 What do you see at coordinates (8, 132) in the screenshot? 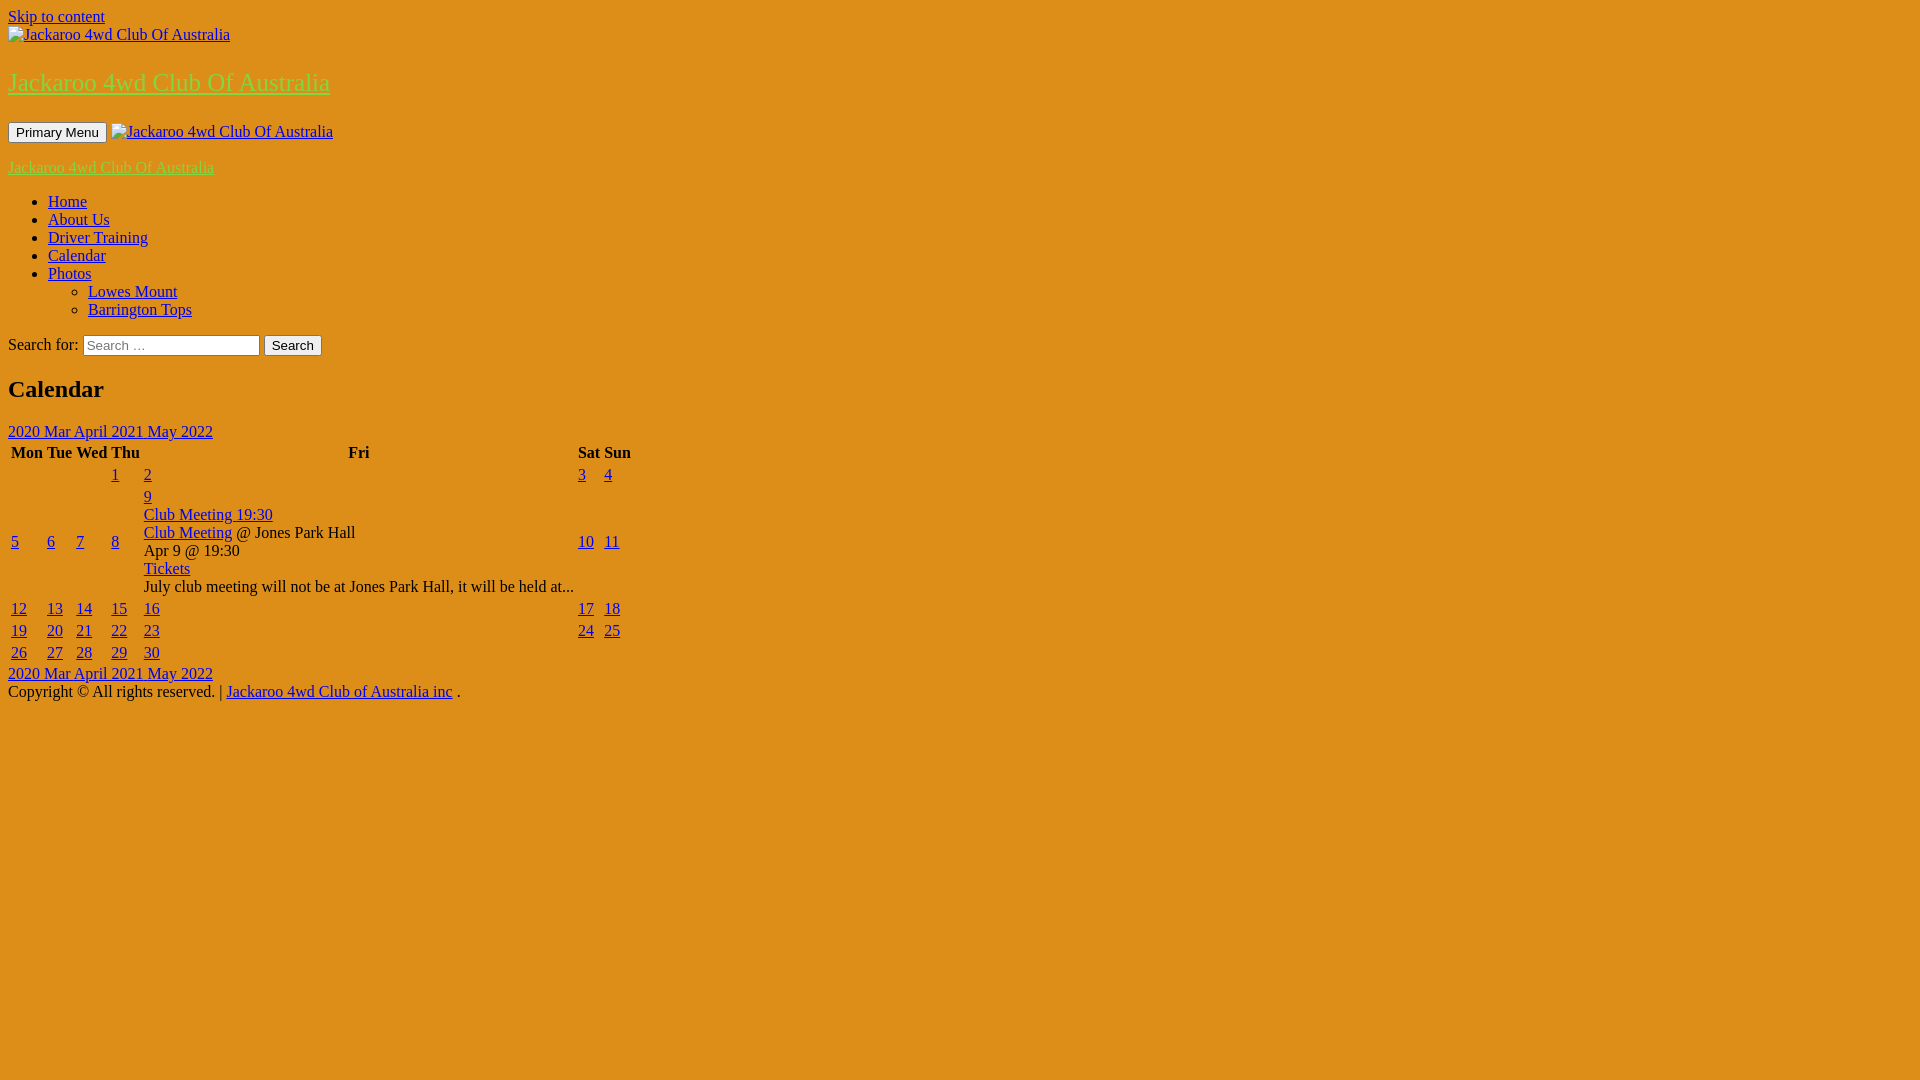
I see `'Primary Menu'` at bounding box center [8, 132].